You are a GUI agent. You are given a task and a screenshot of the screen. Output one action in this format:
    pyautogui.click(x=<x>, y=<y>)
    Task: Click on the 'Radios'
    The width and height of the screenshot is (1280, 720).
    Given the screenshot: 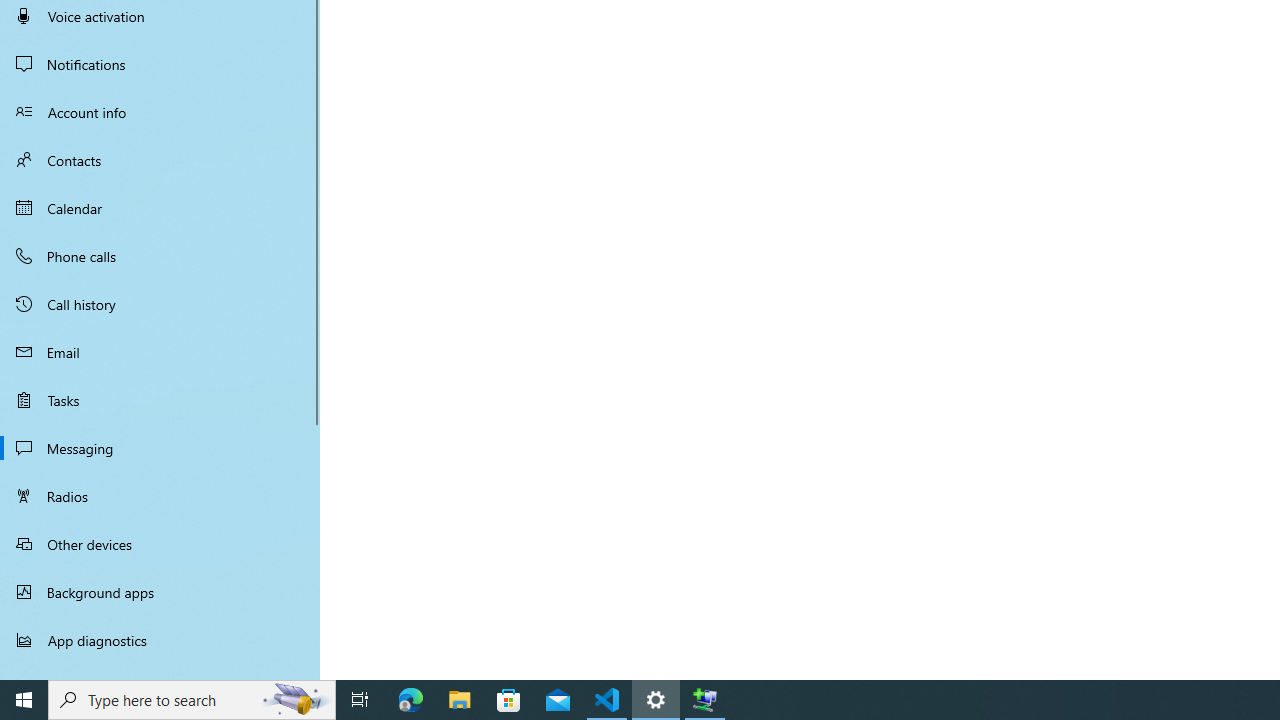 What is the action you would take?
    pyautogui.click(x=160, y=495)
    